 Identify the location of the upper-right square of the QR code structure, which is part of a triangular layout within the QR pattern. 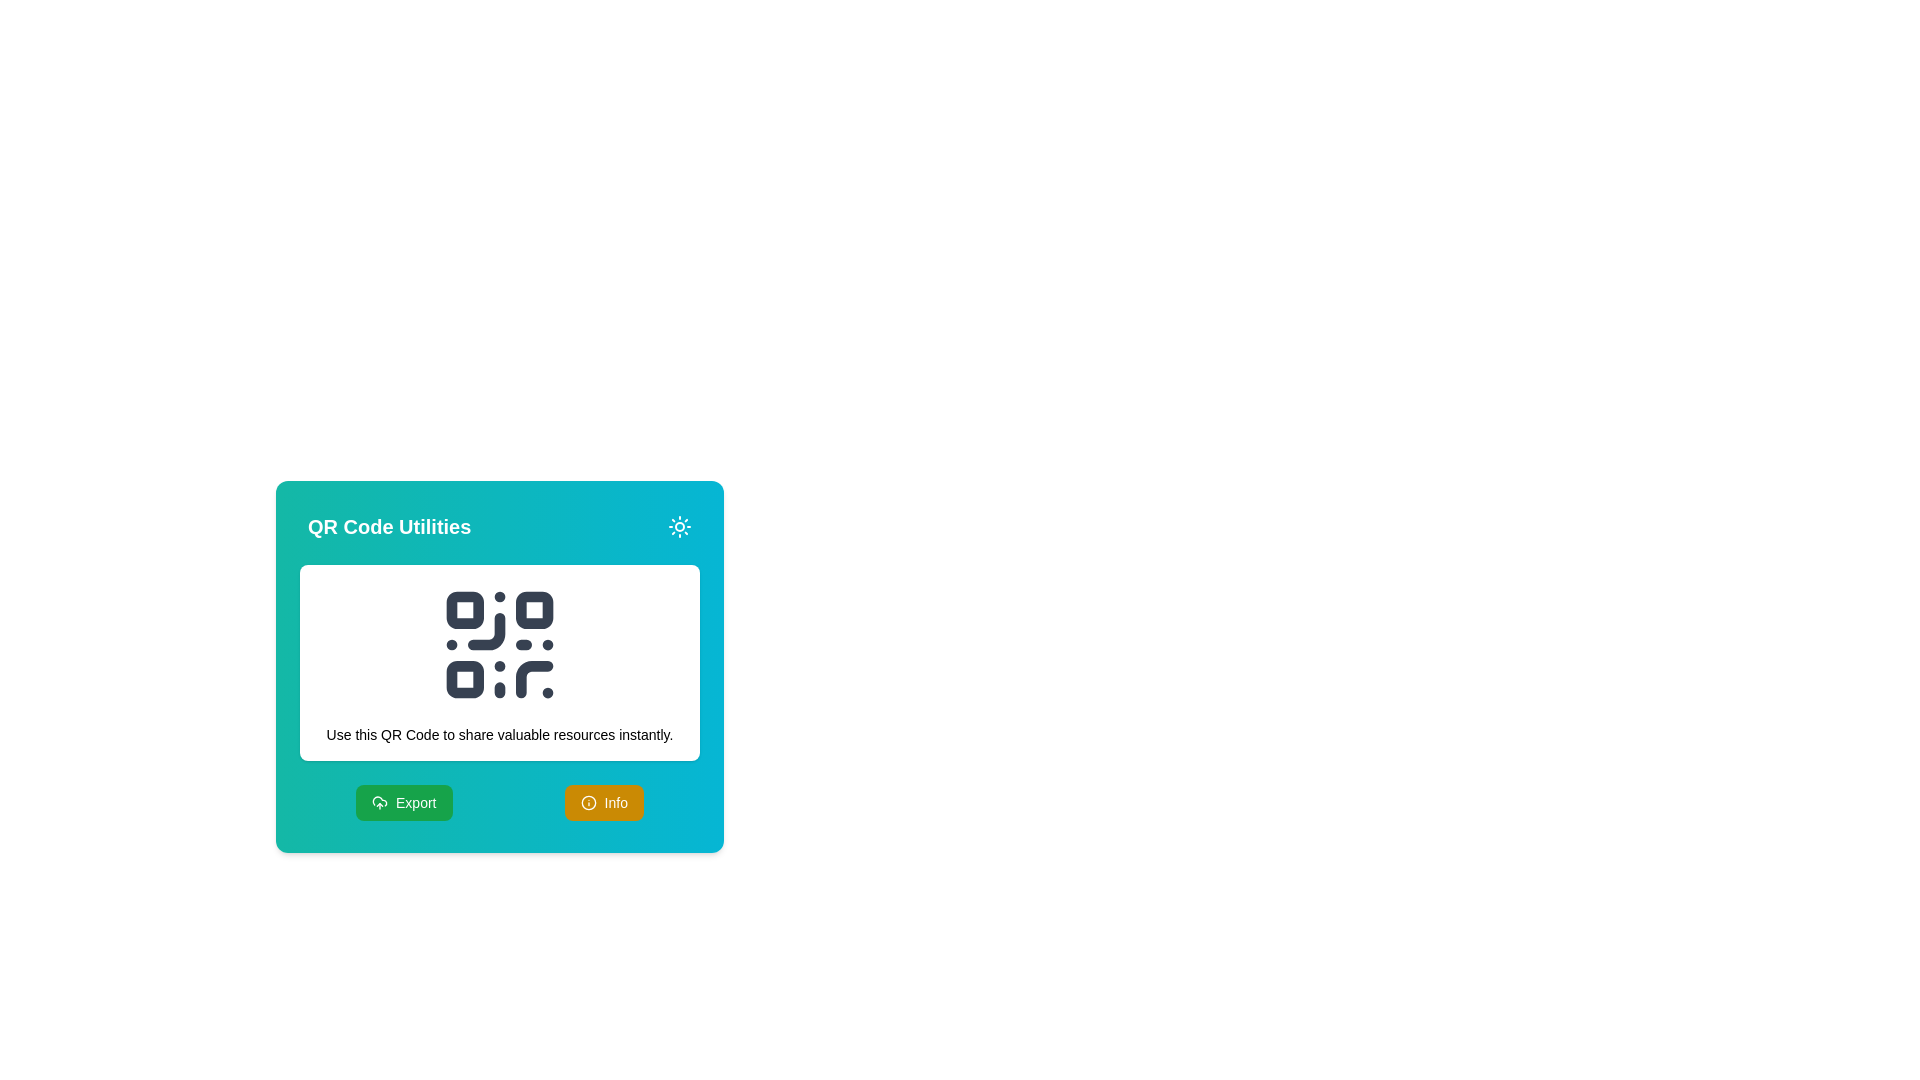
(534, 609).